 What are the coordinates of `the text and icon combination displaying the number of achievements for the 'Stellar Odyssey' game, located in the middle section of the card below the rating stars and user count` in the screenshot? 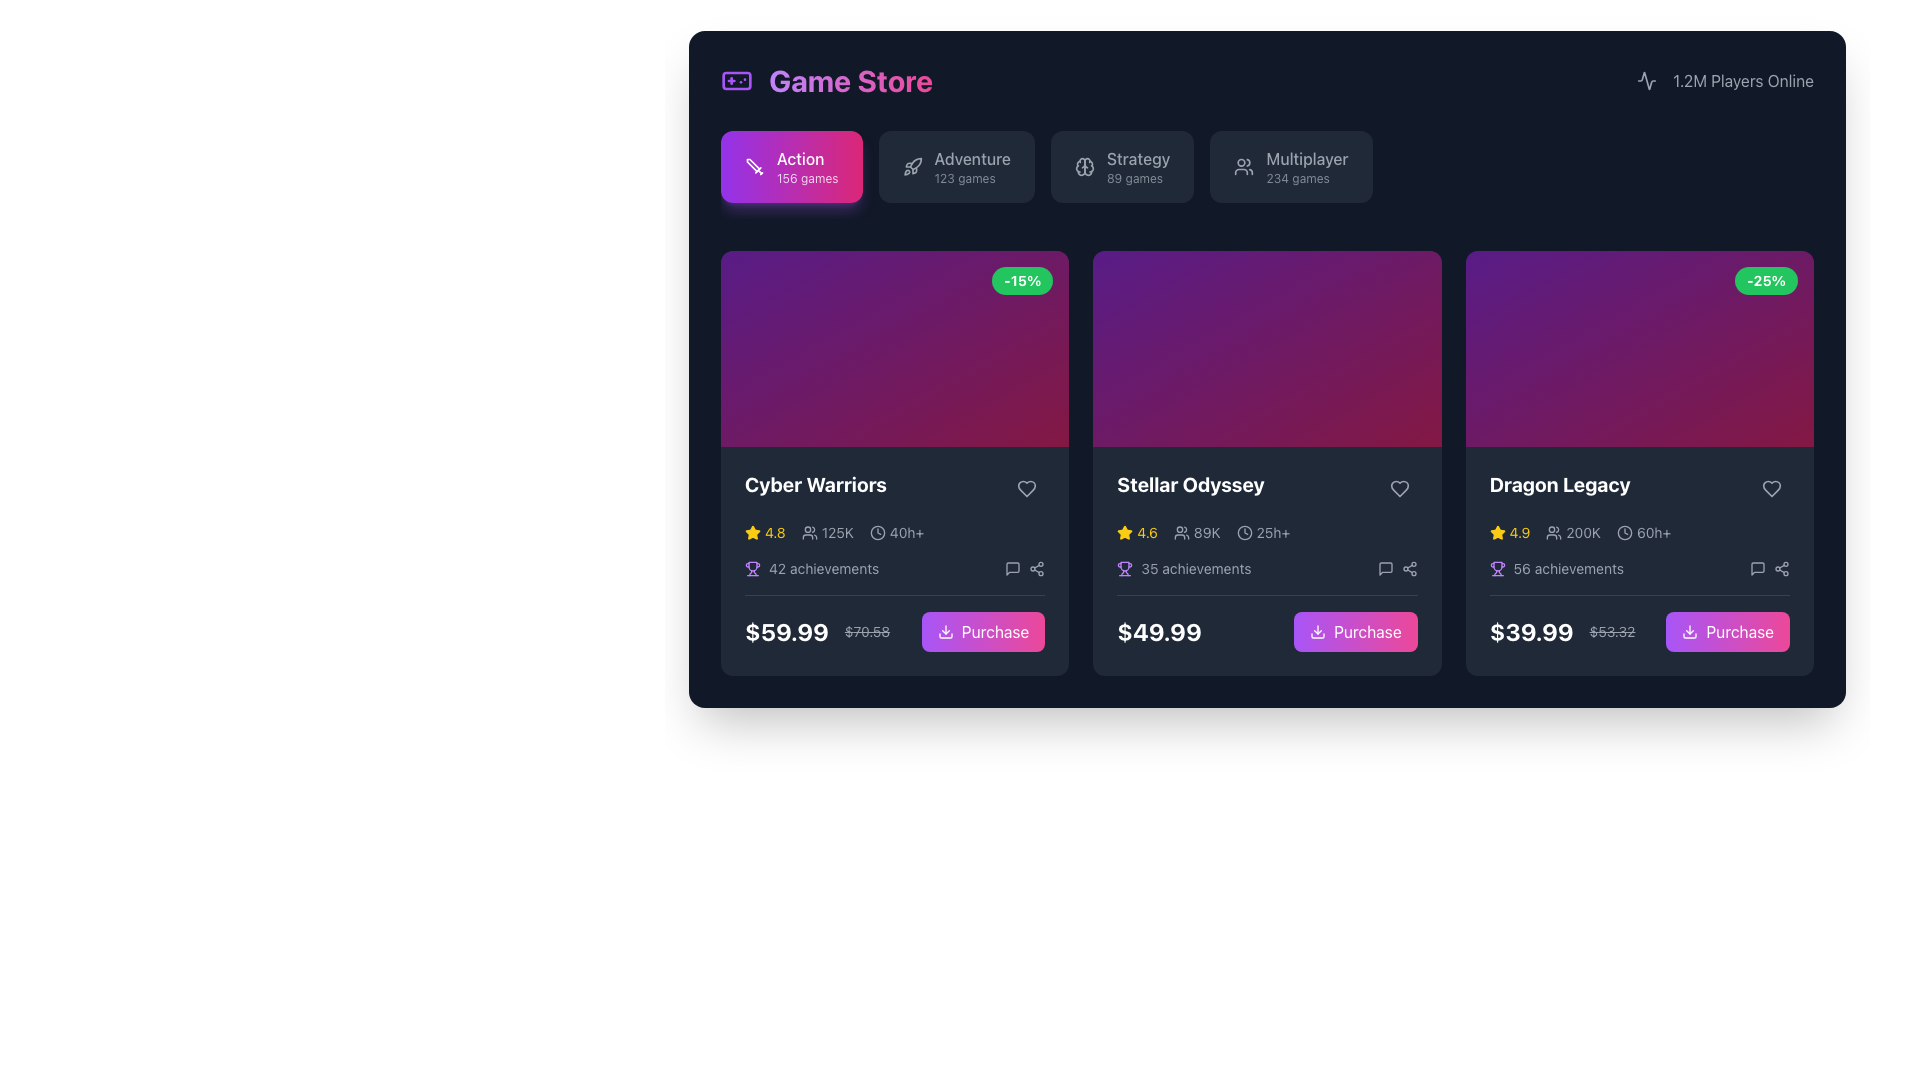 It's located at (1184, 568).